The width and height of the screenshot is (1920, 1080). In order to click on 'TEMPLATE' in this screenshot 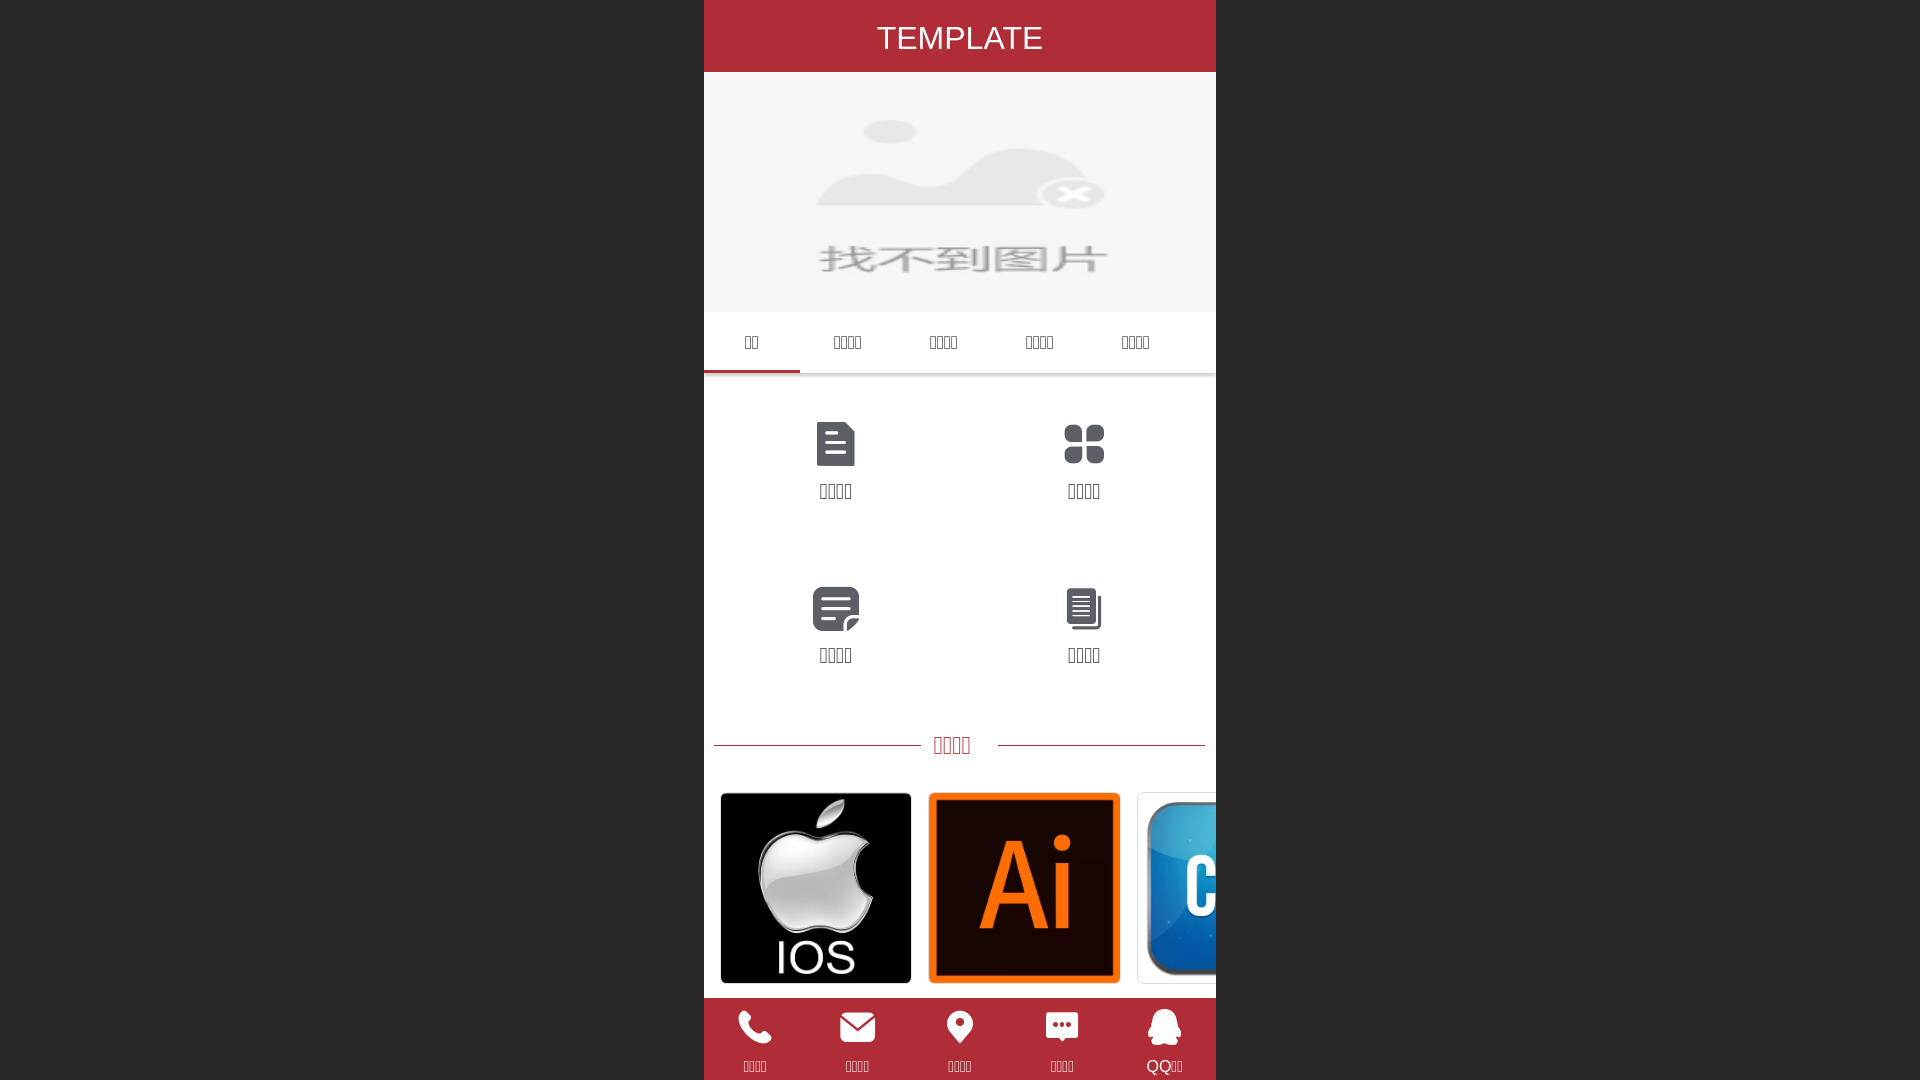, I will do `click(960, 38)`.